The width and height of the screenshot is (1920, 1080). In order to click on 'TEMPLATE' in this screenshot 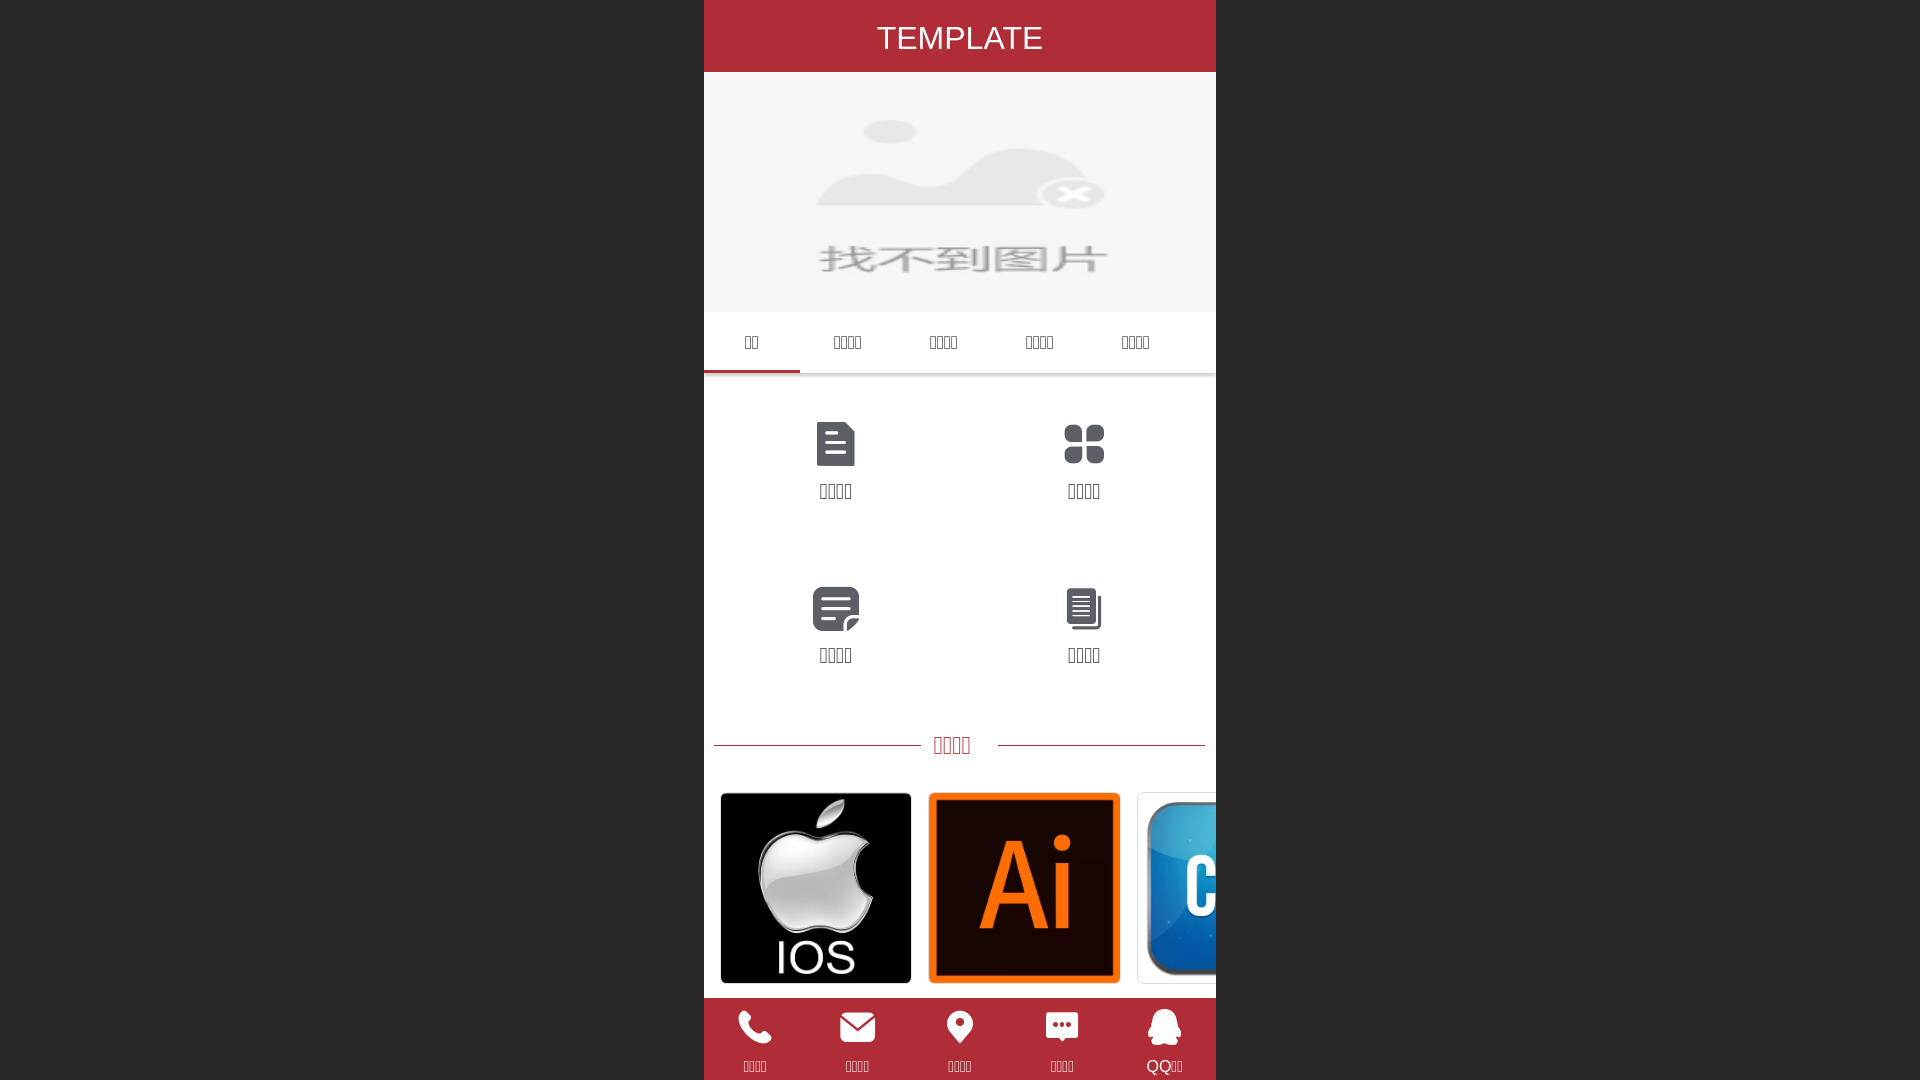, I will do `click(960, 38)`.